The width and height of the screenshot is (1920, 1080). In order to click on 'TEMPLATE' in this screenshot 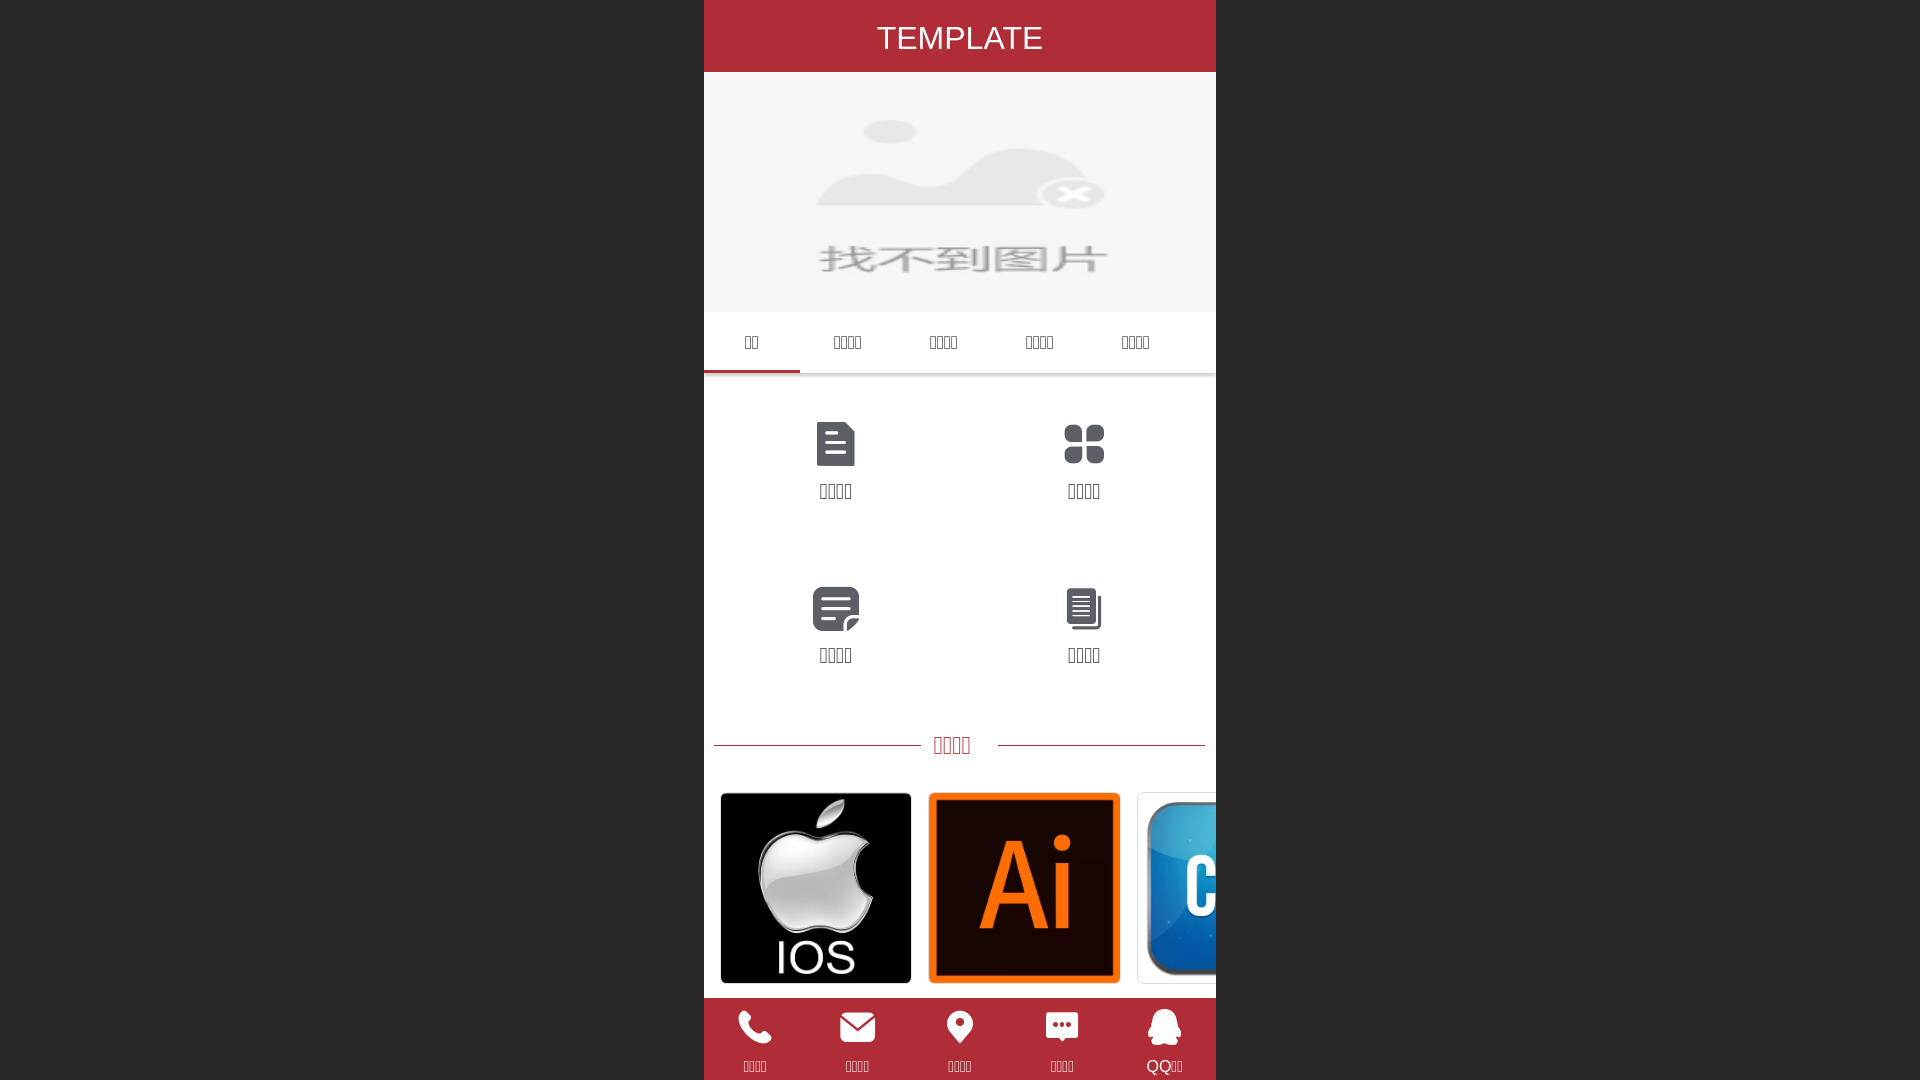, I will do `click(960, 38)`.